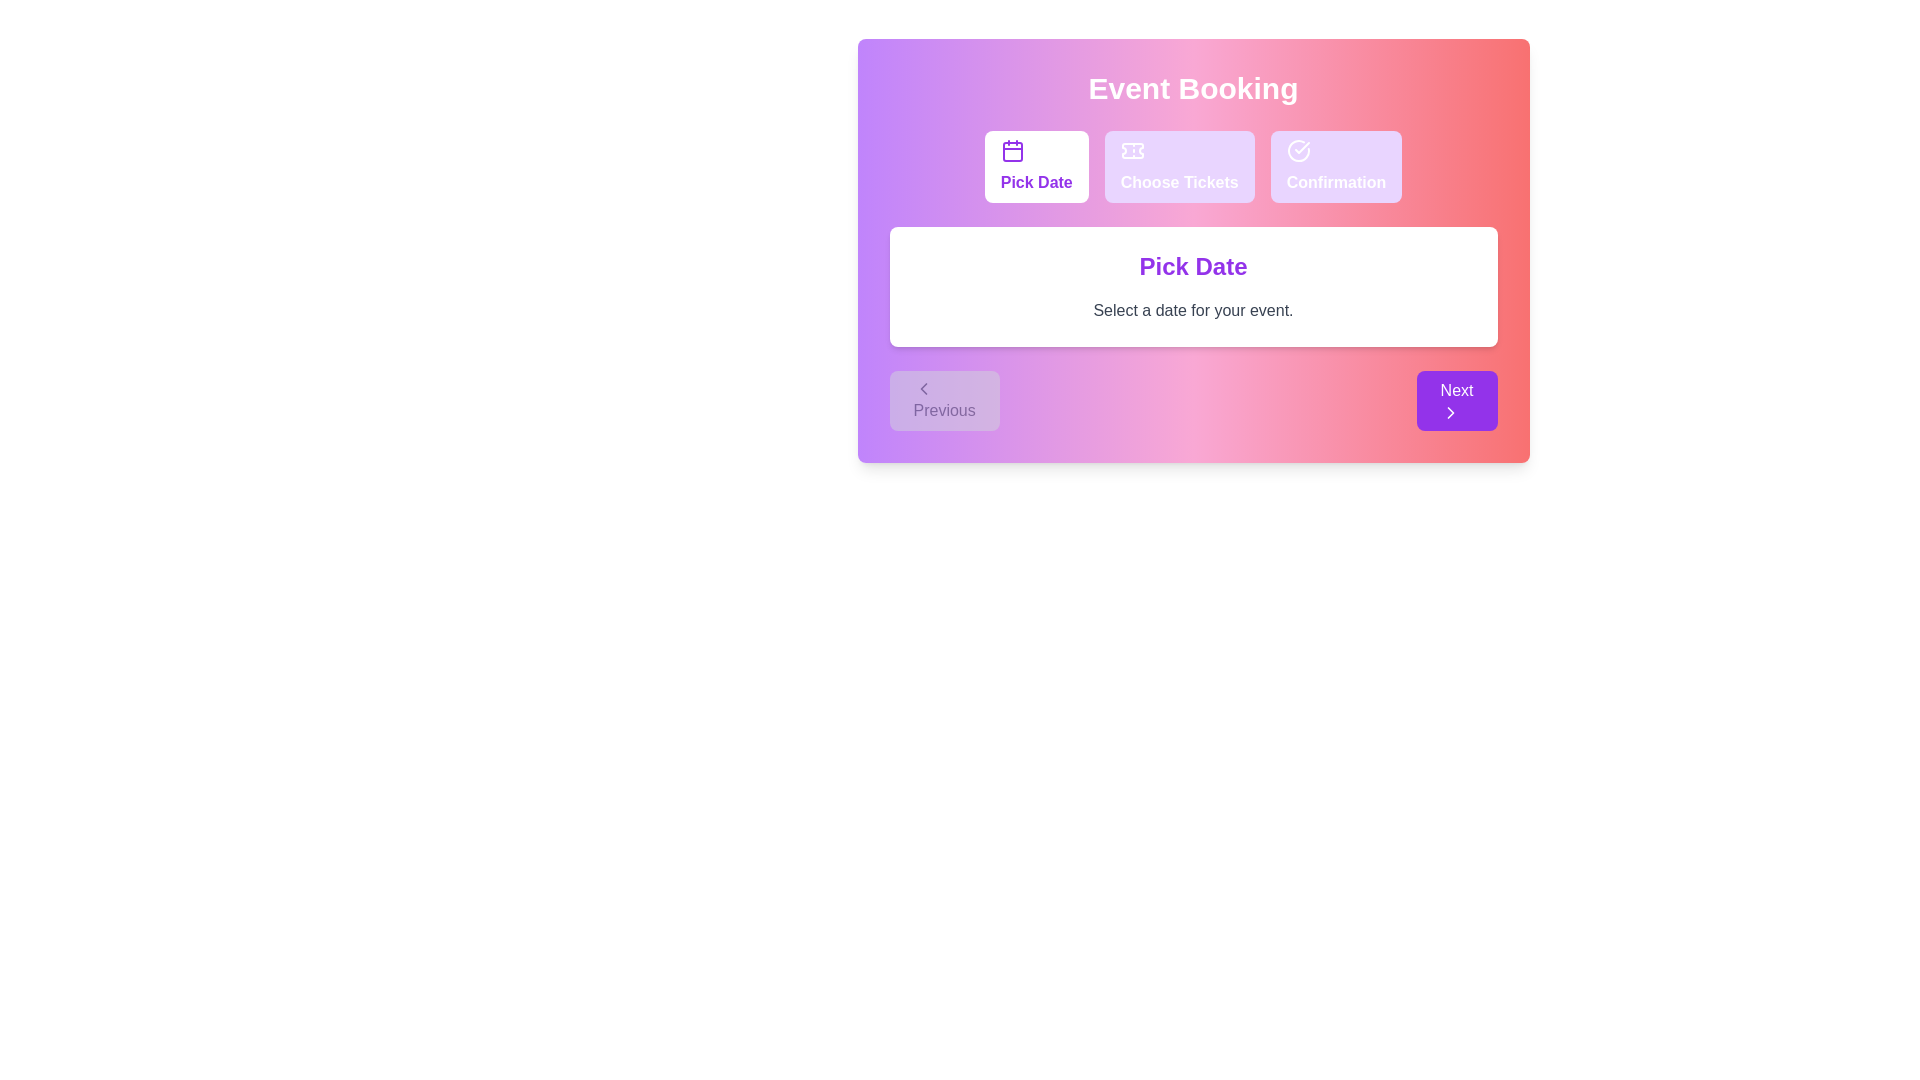  Describe the element at coordinates (1179, 165) in the screenshot. I see `the 'Choose Tickets' button, which is a lavender rectangular button located in the event booking panel` at that location.